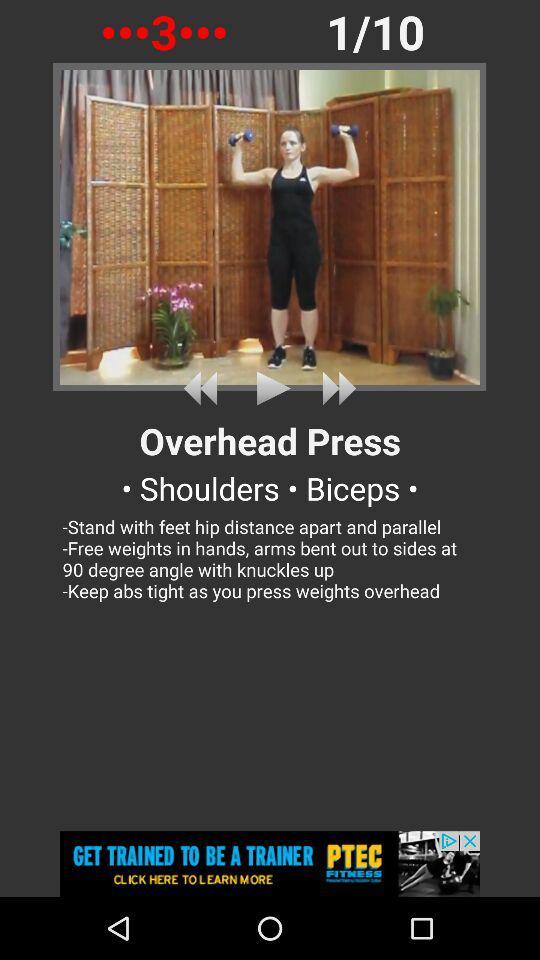  I want to click on the next page, so click(335, 387).